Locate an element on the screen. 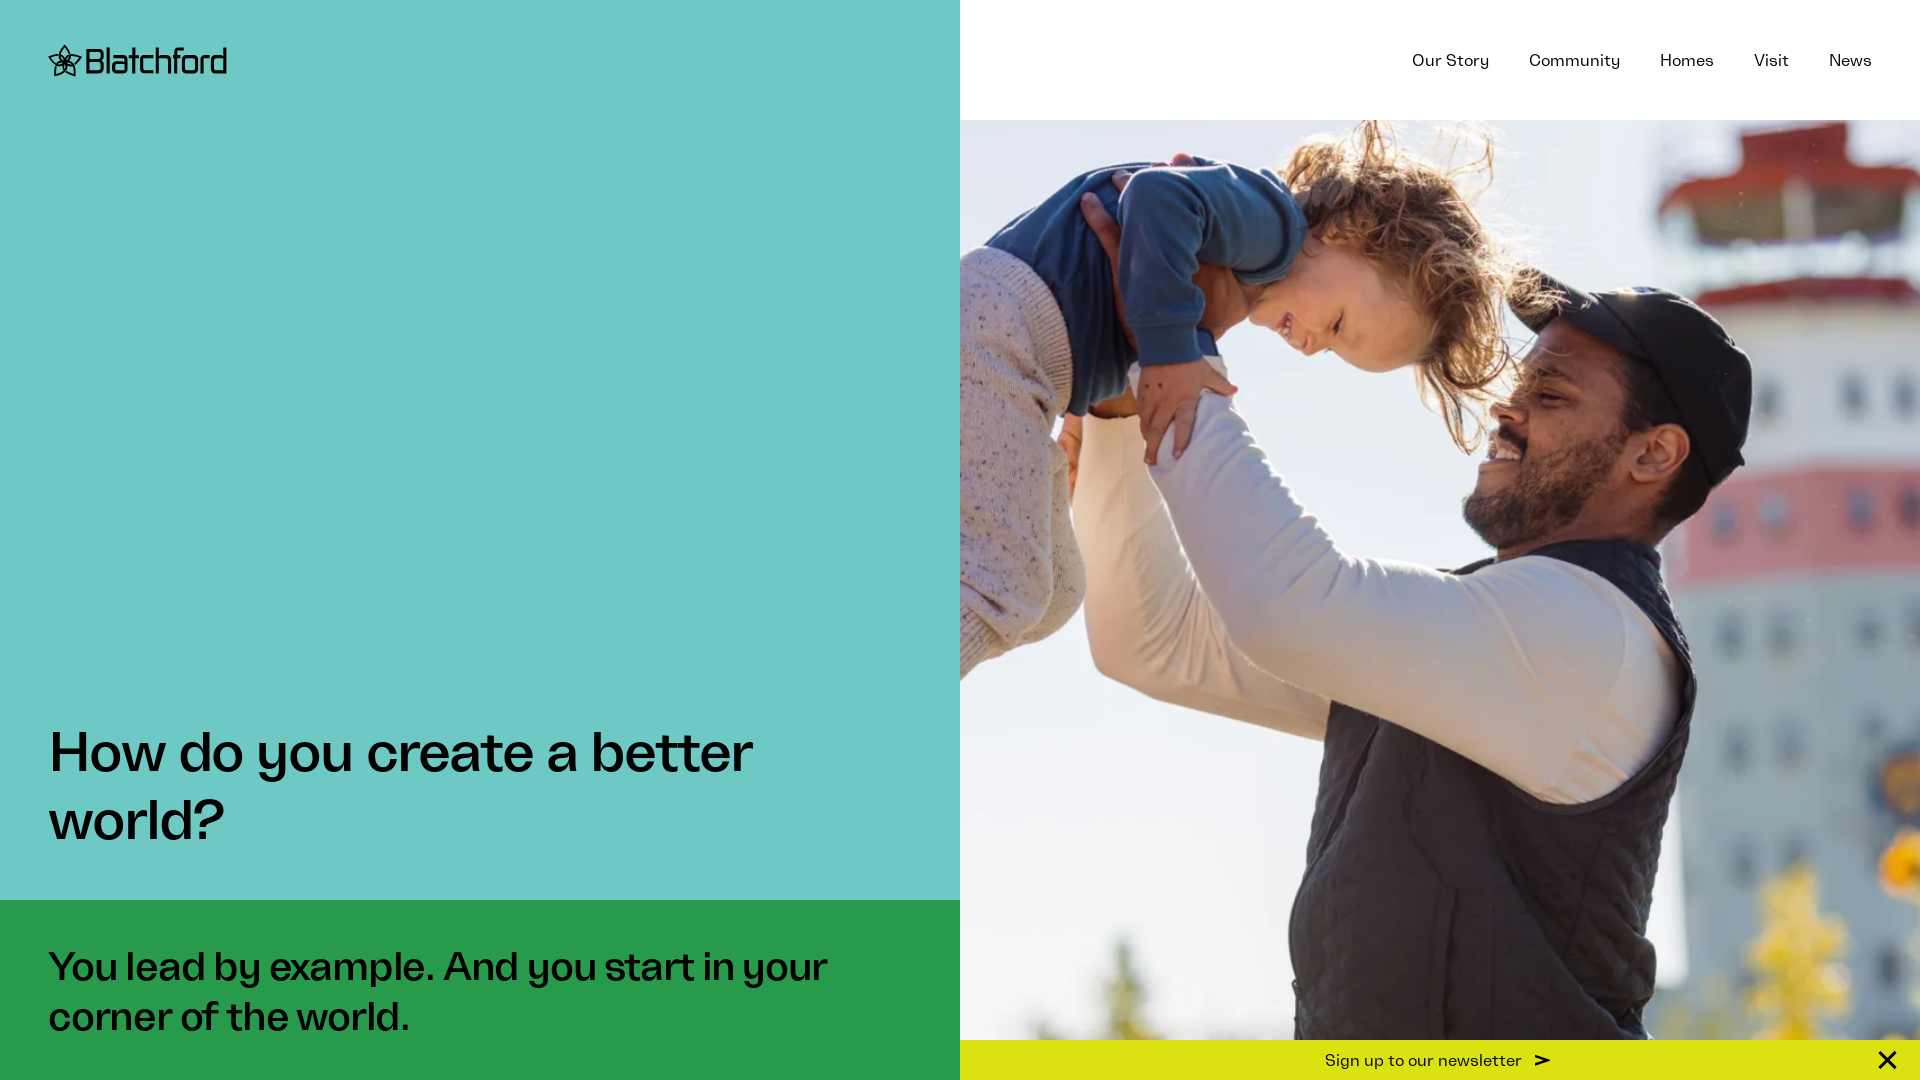  'News' is located at coordinates (1849, 59).